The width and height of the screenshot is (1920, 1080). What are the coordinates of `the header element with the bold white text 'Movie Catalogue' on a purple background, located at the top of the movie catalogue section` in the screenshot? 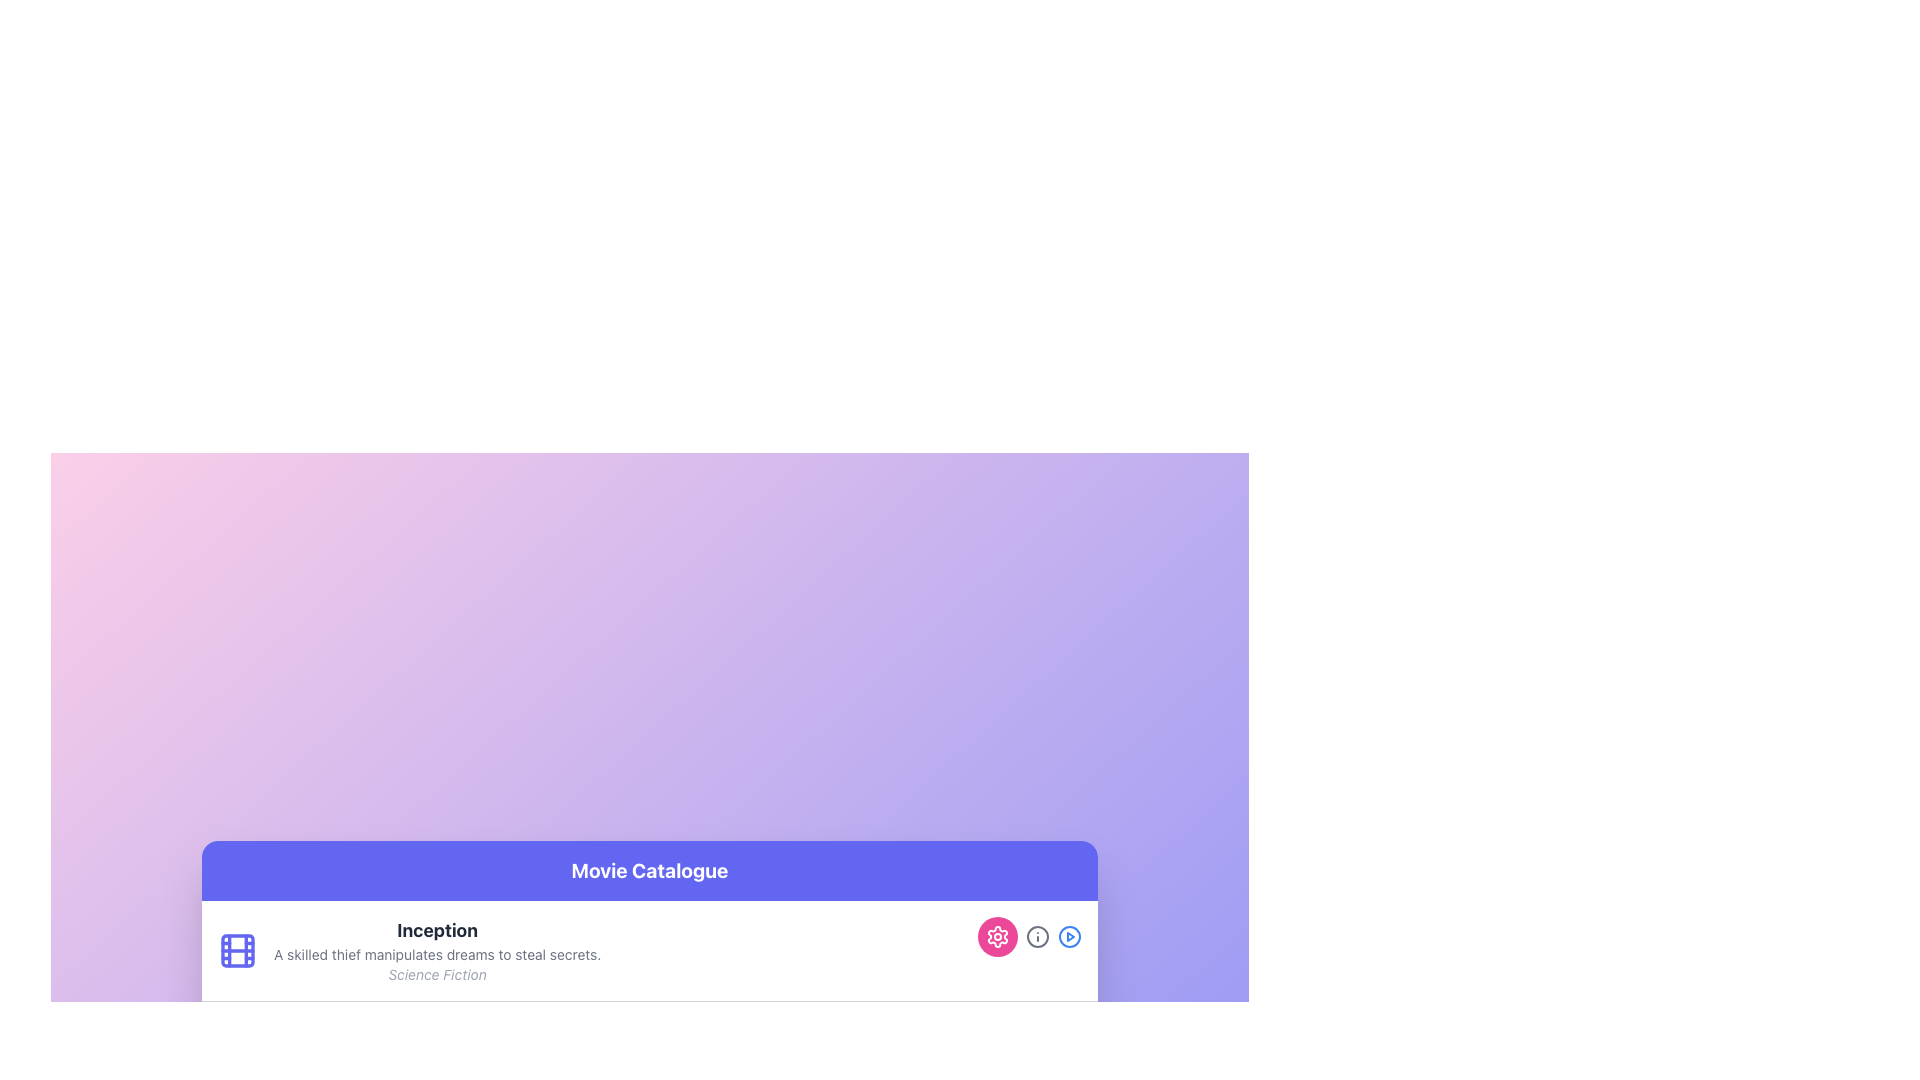 It's located at (649, 869).